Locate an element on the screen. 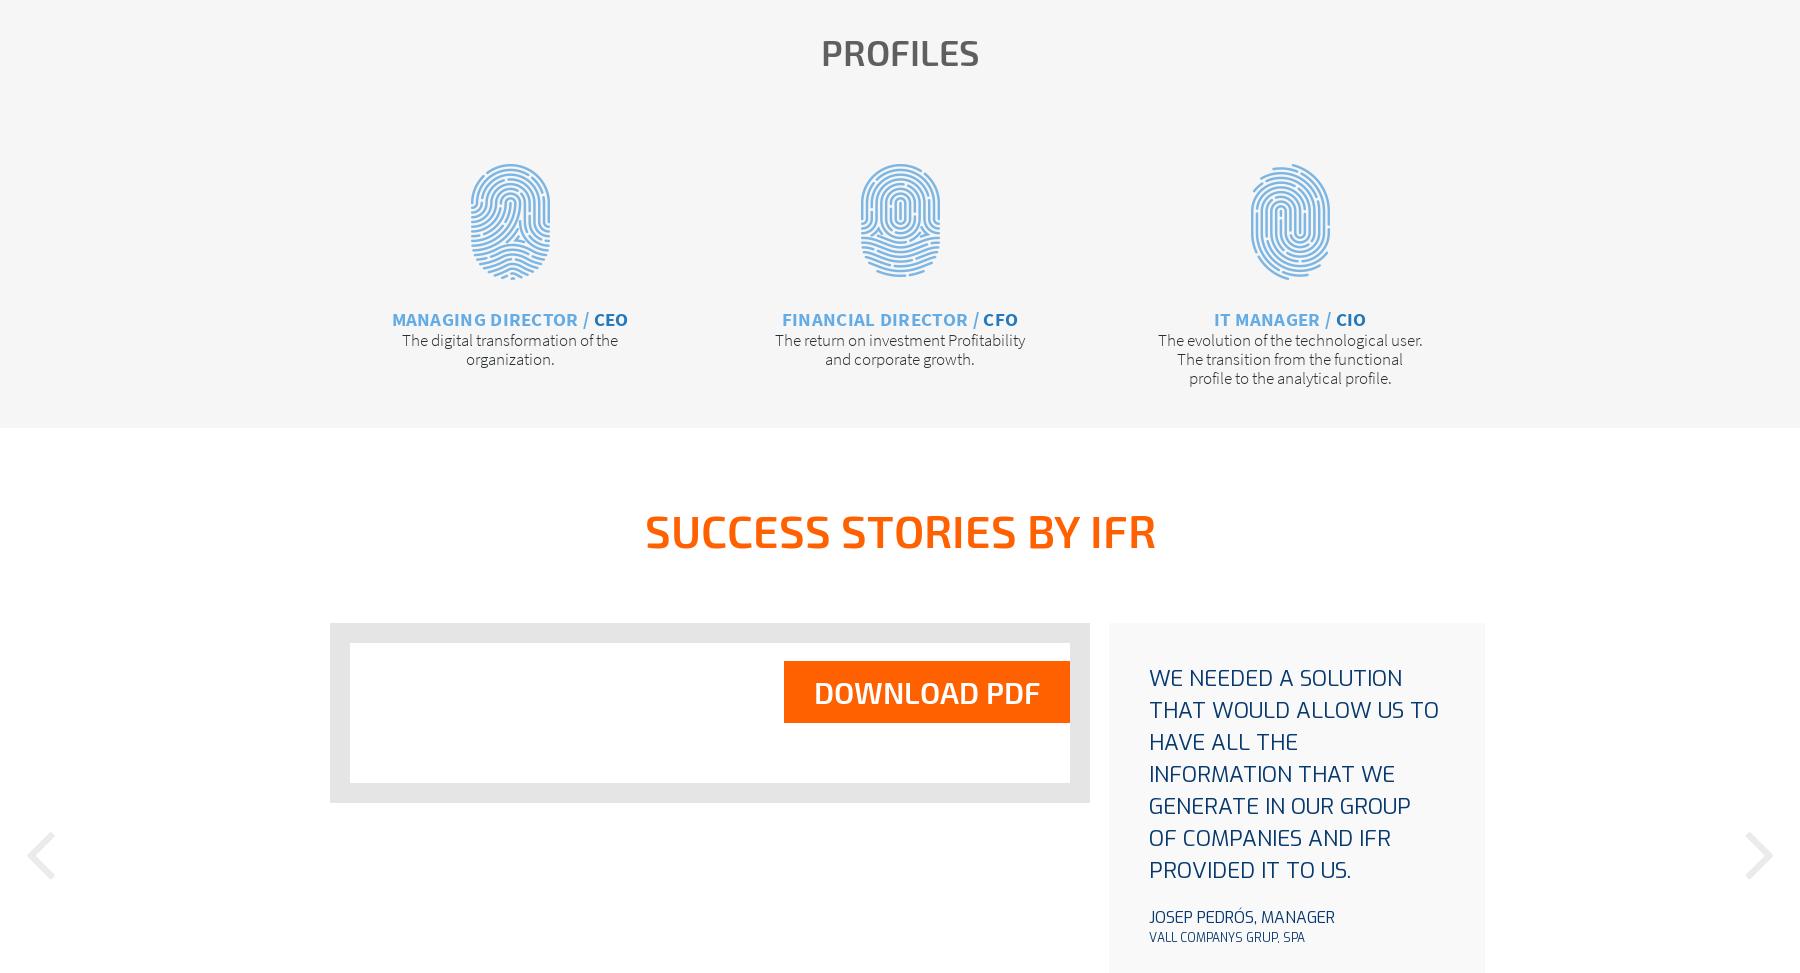  'Profiles' is located at coordinates (899, 51).